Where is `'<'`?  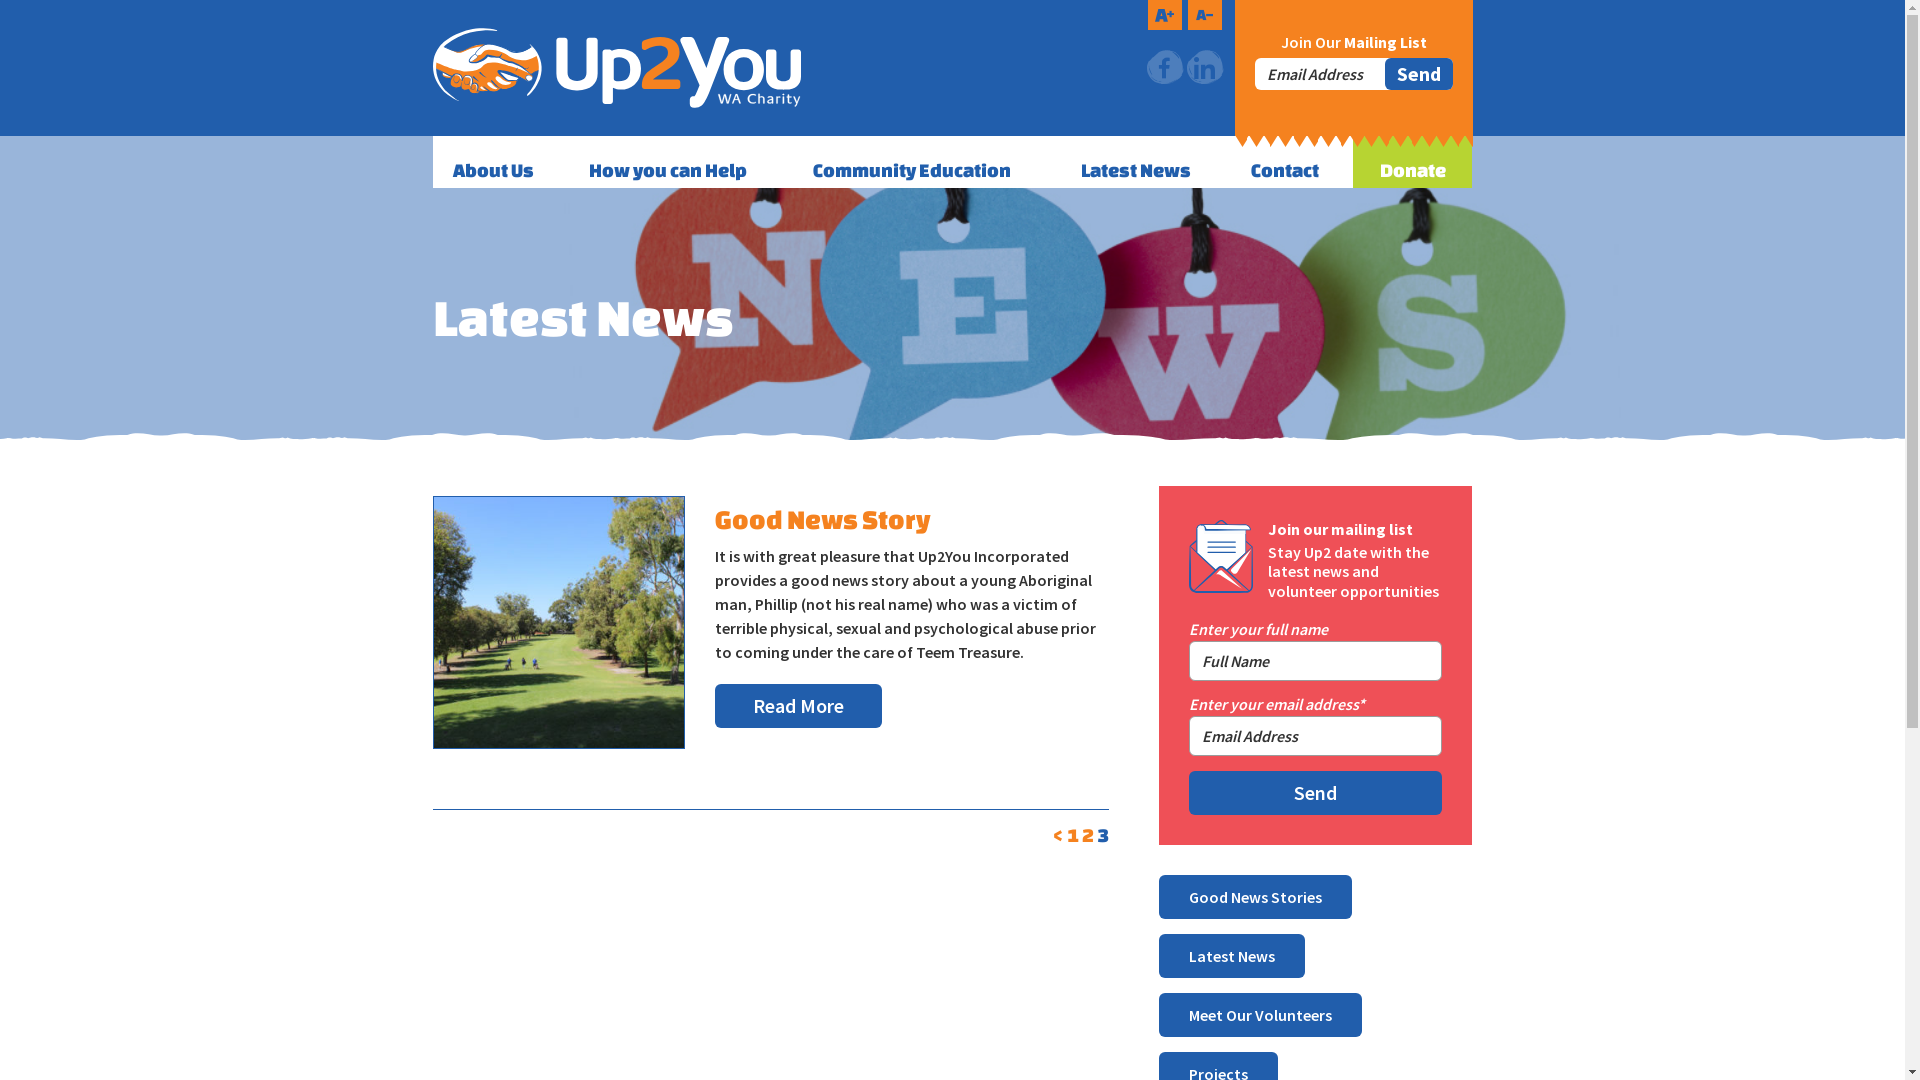
'<' is located at coordinates (1056, 834).